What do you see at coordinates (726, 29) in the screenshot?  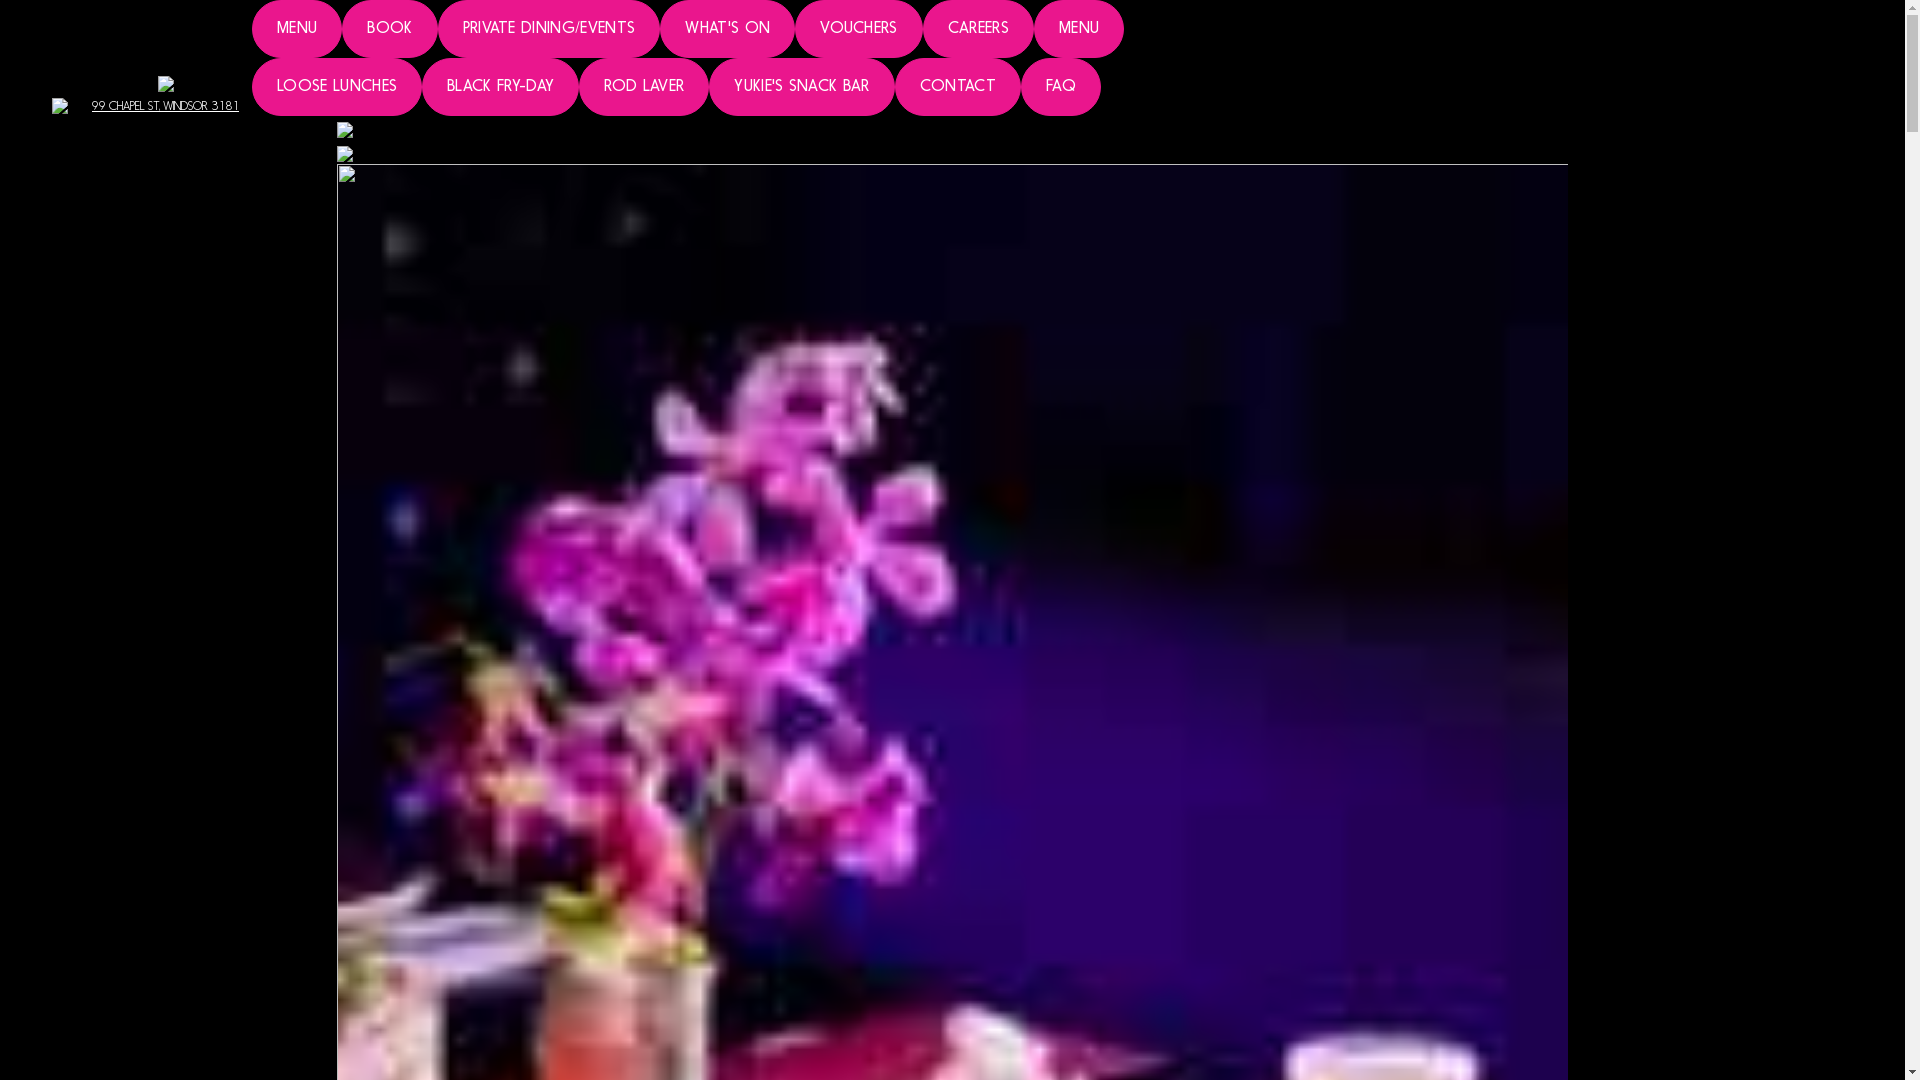 I see `'WHAT'S ON'` at bounding box center [726, 29].